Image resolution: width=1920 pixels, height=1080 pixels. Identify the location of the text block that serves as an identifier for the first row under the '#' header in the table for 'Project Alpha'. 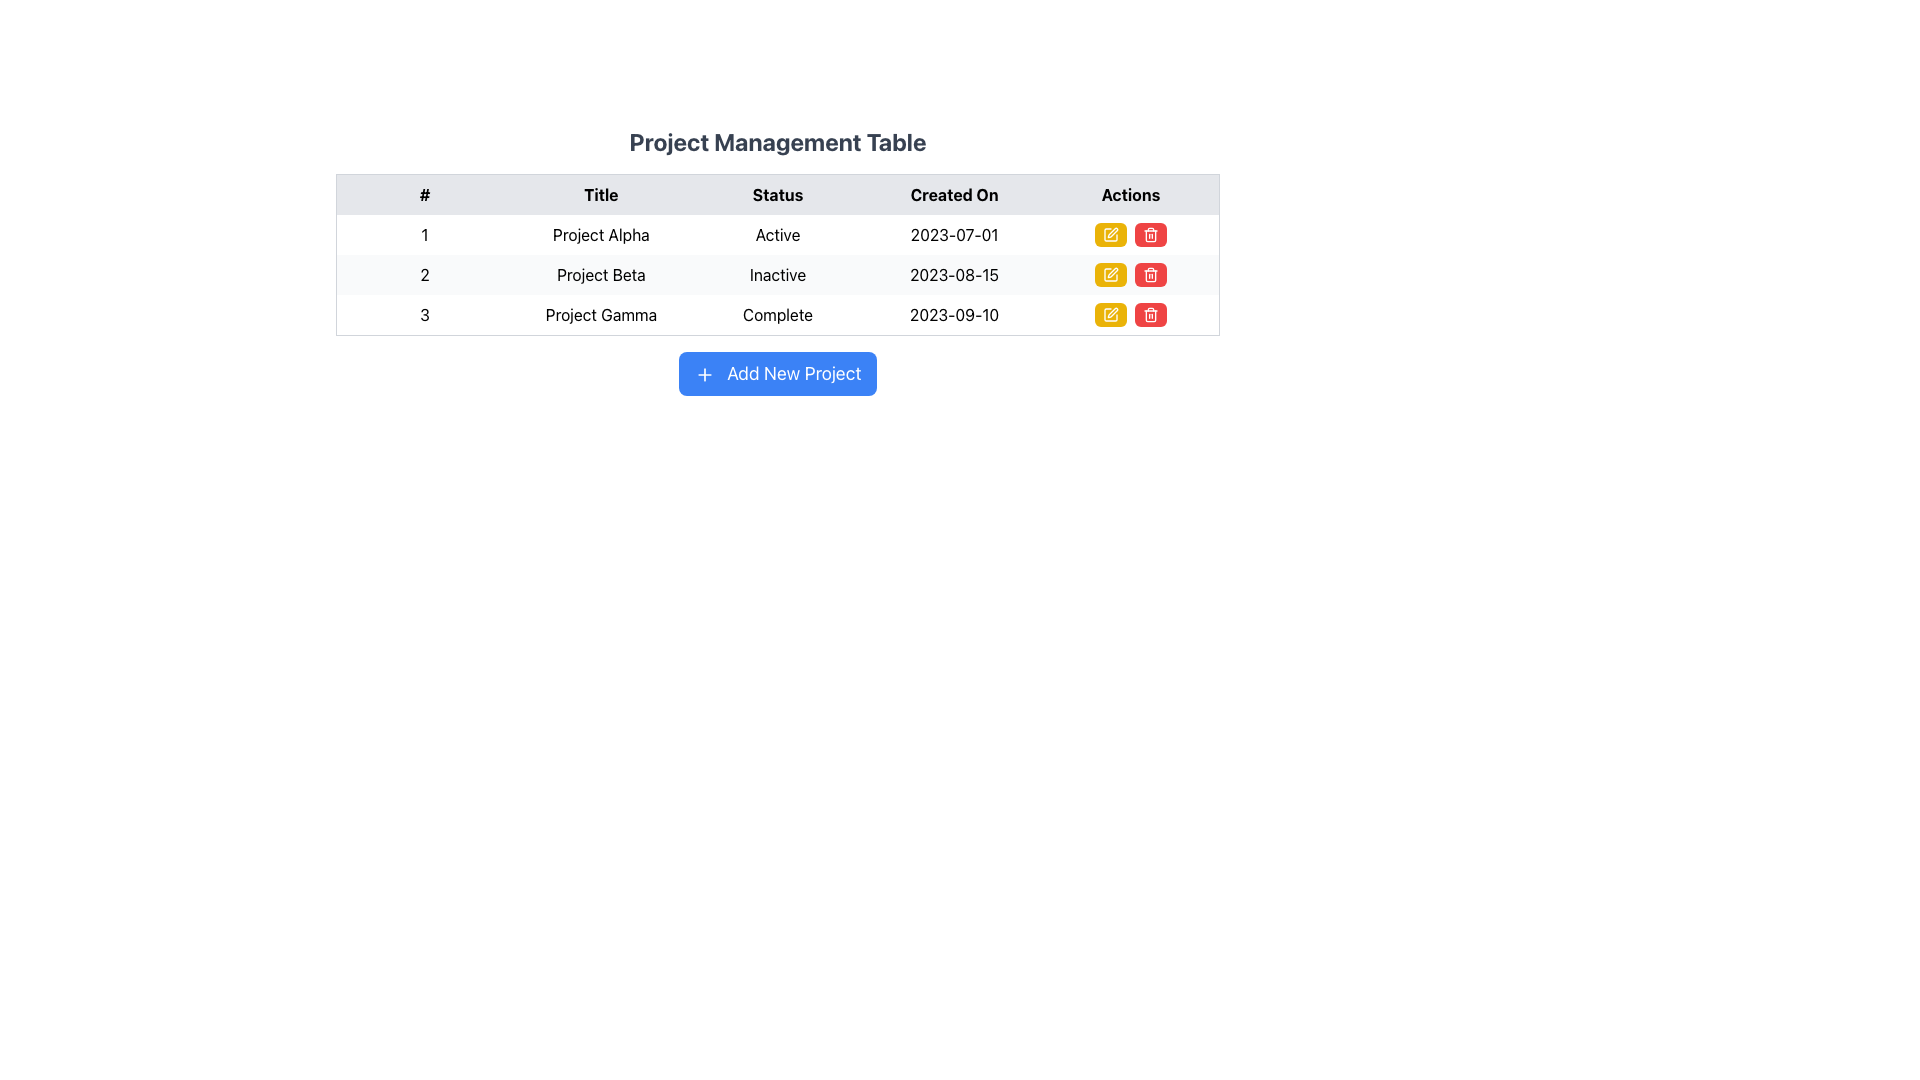
(423, 234).